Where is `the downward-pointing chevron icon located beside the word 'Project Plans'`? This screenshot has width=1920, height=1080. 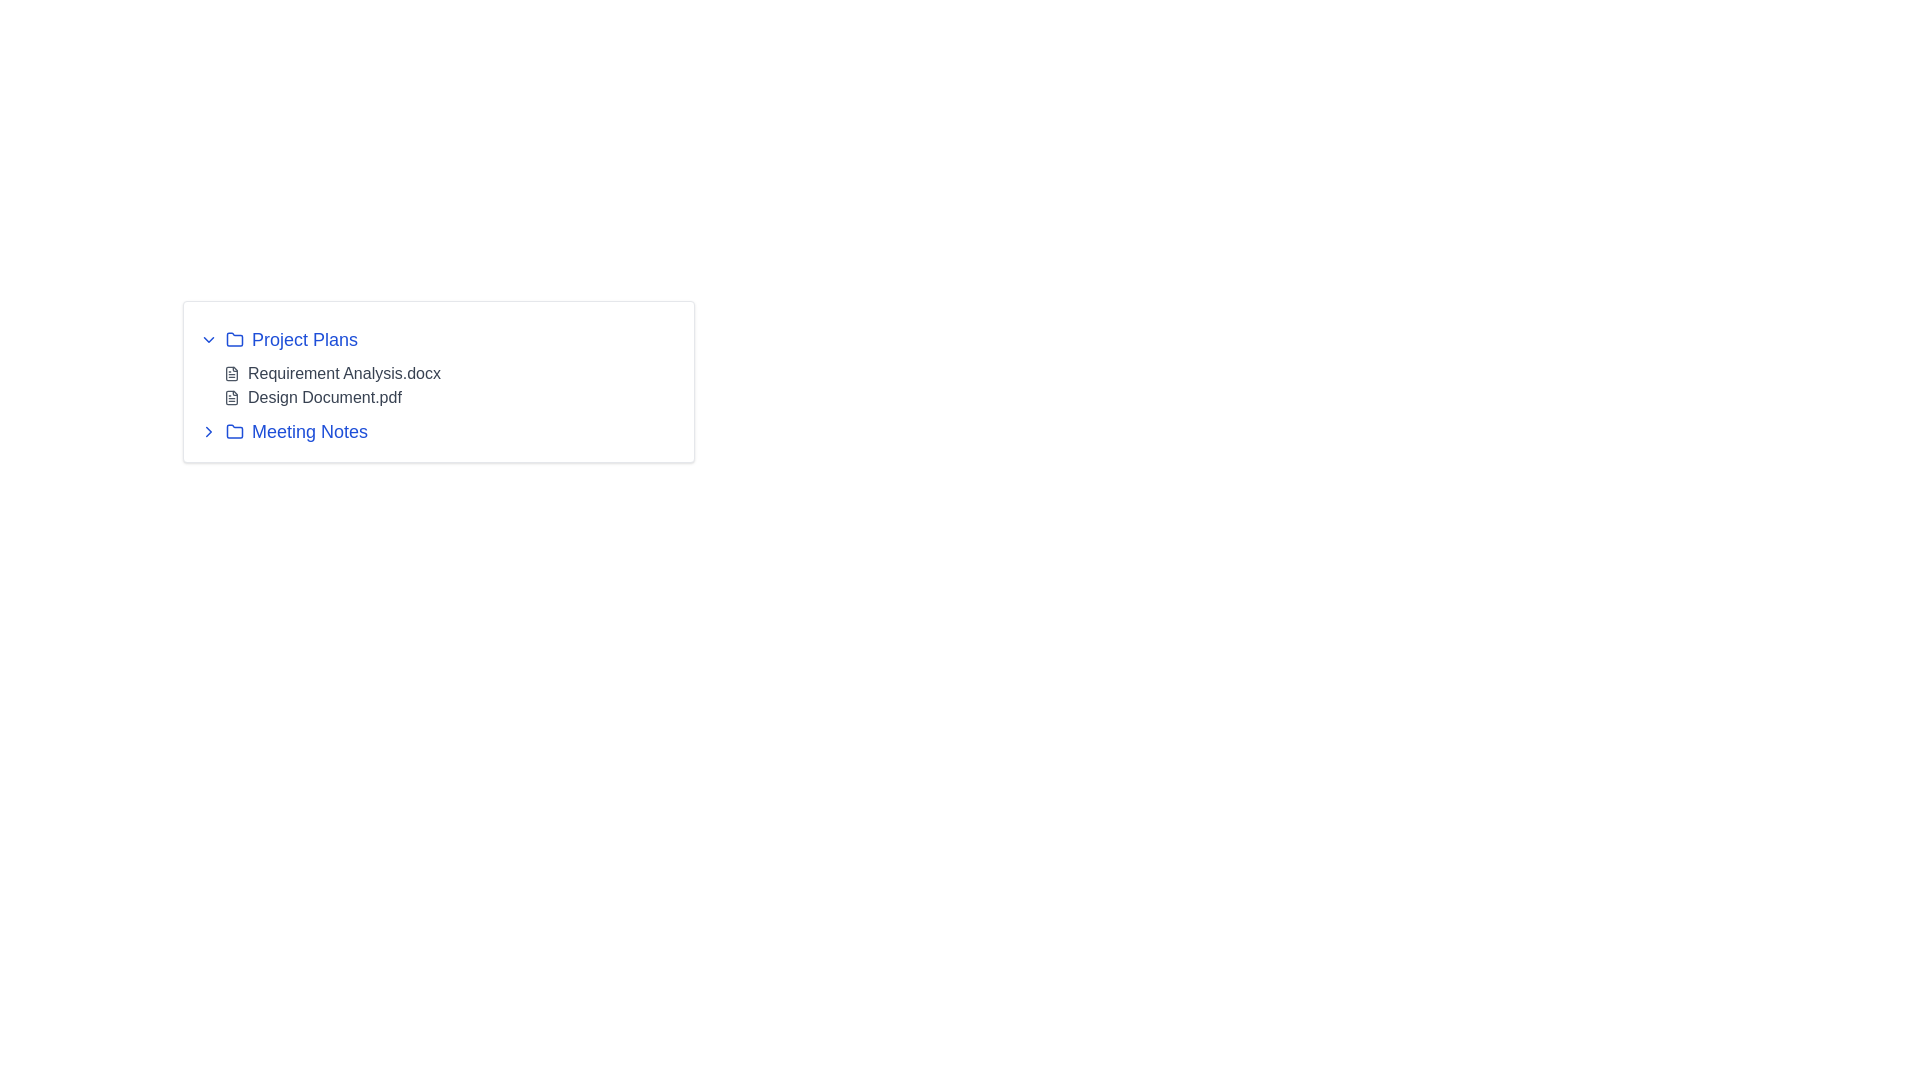
the downward-pointing chevron icon located beside the word 'Project Plans' is located at coordinates (209, 338).